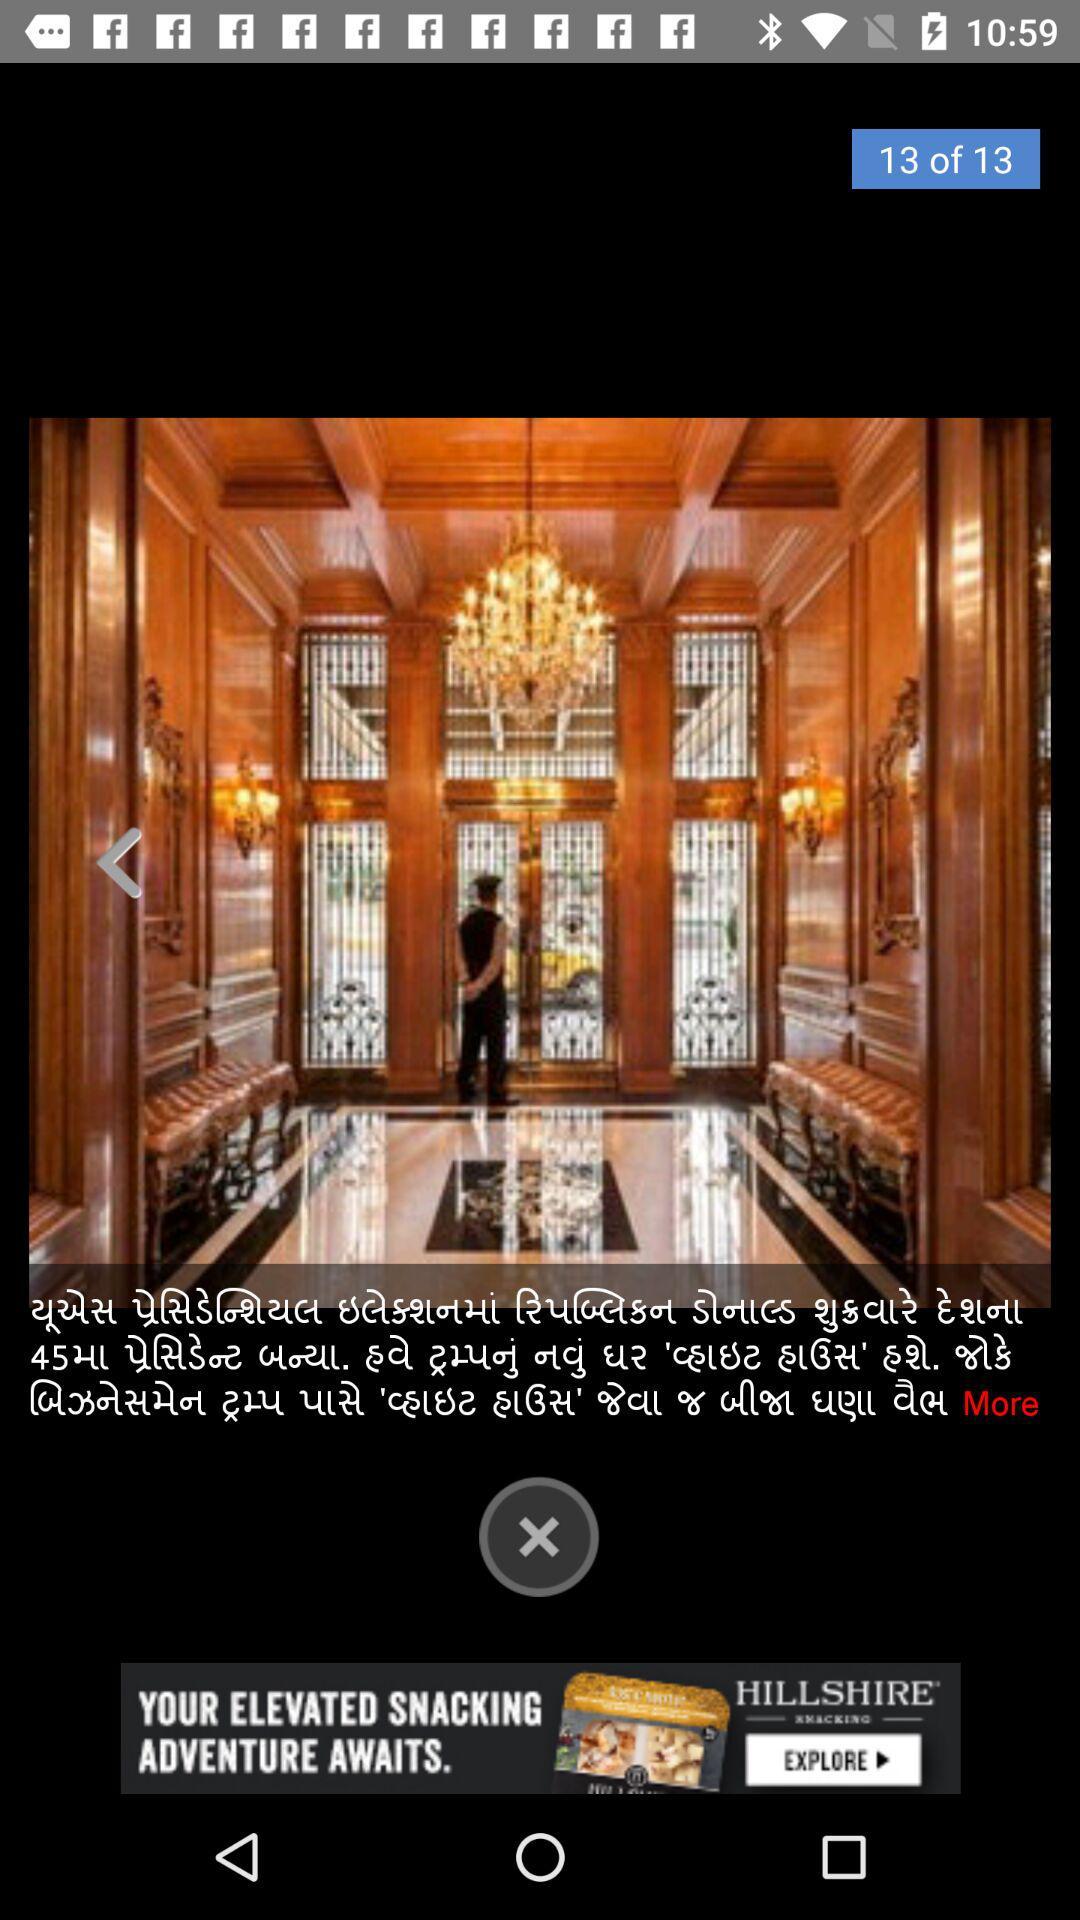 This screenshot has width=1080, height=1920. I want to click on button, so click(538, 1535).